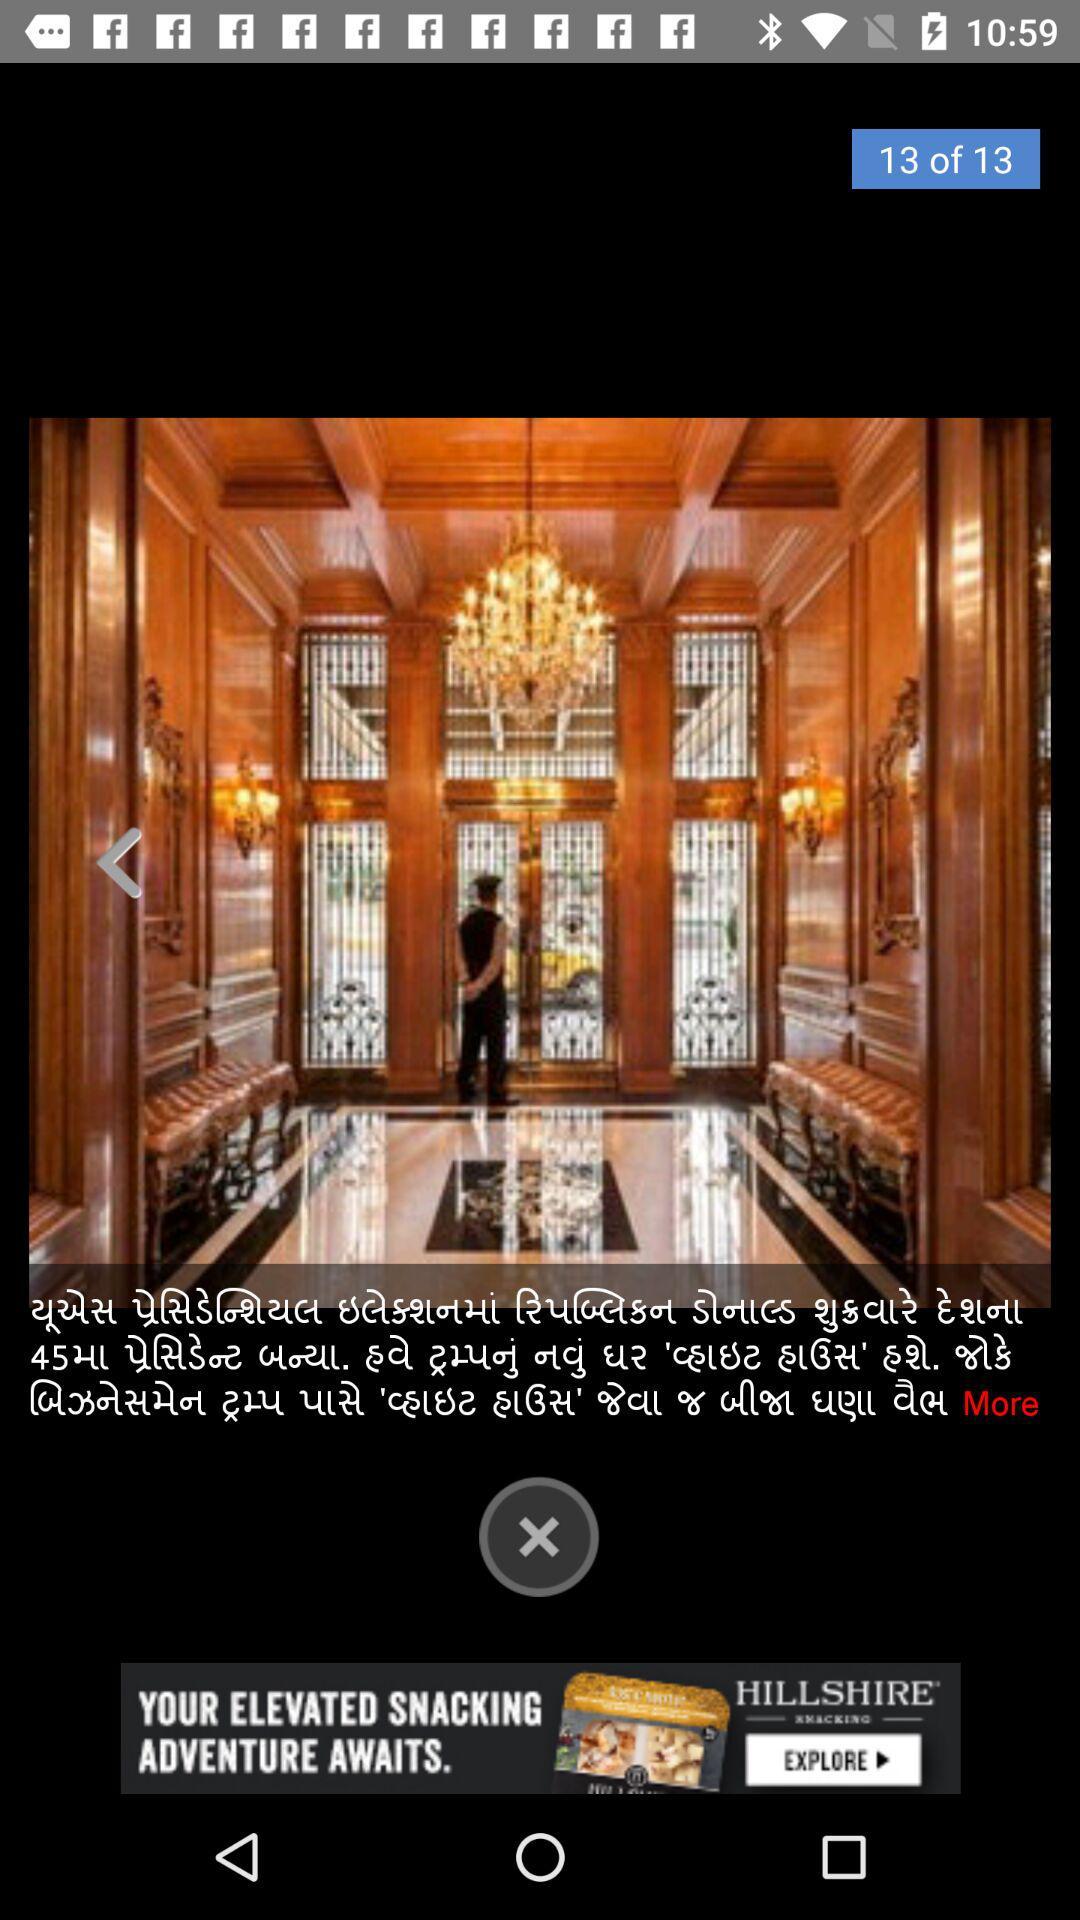 This screenshot has width=1080, height=1920. I want to click on button, so click(538, 1535).